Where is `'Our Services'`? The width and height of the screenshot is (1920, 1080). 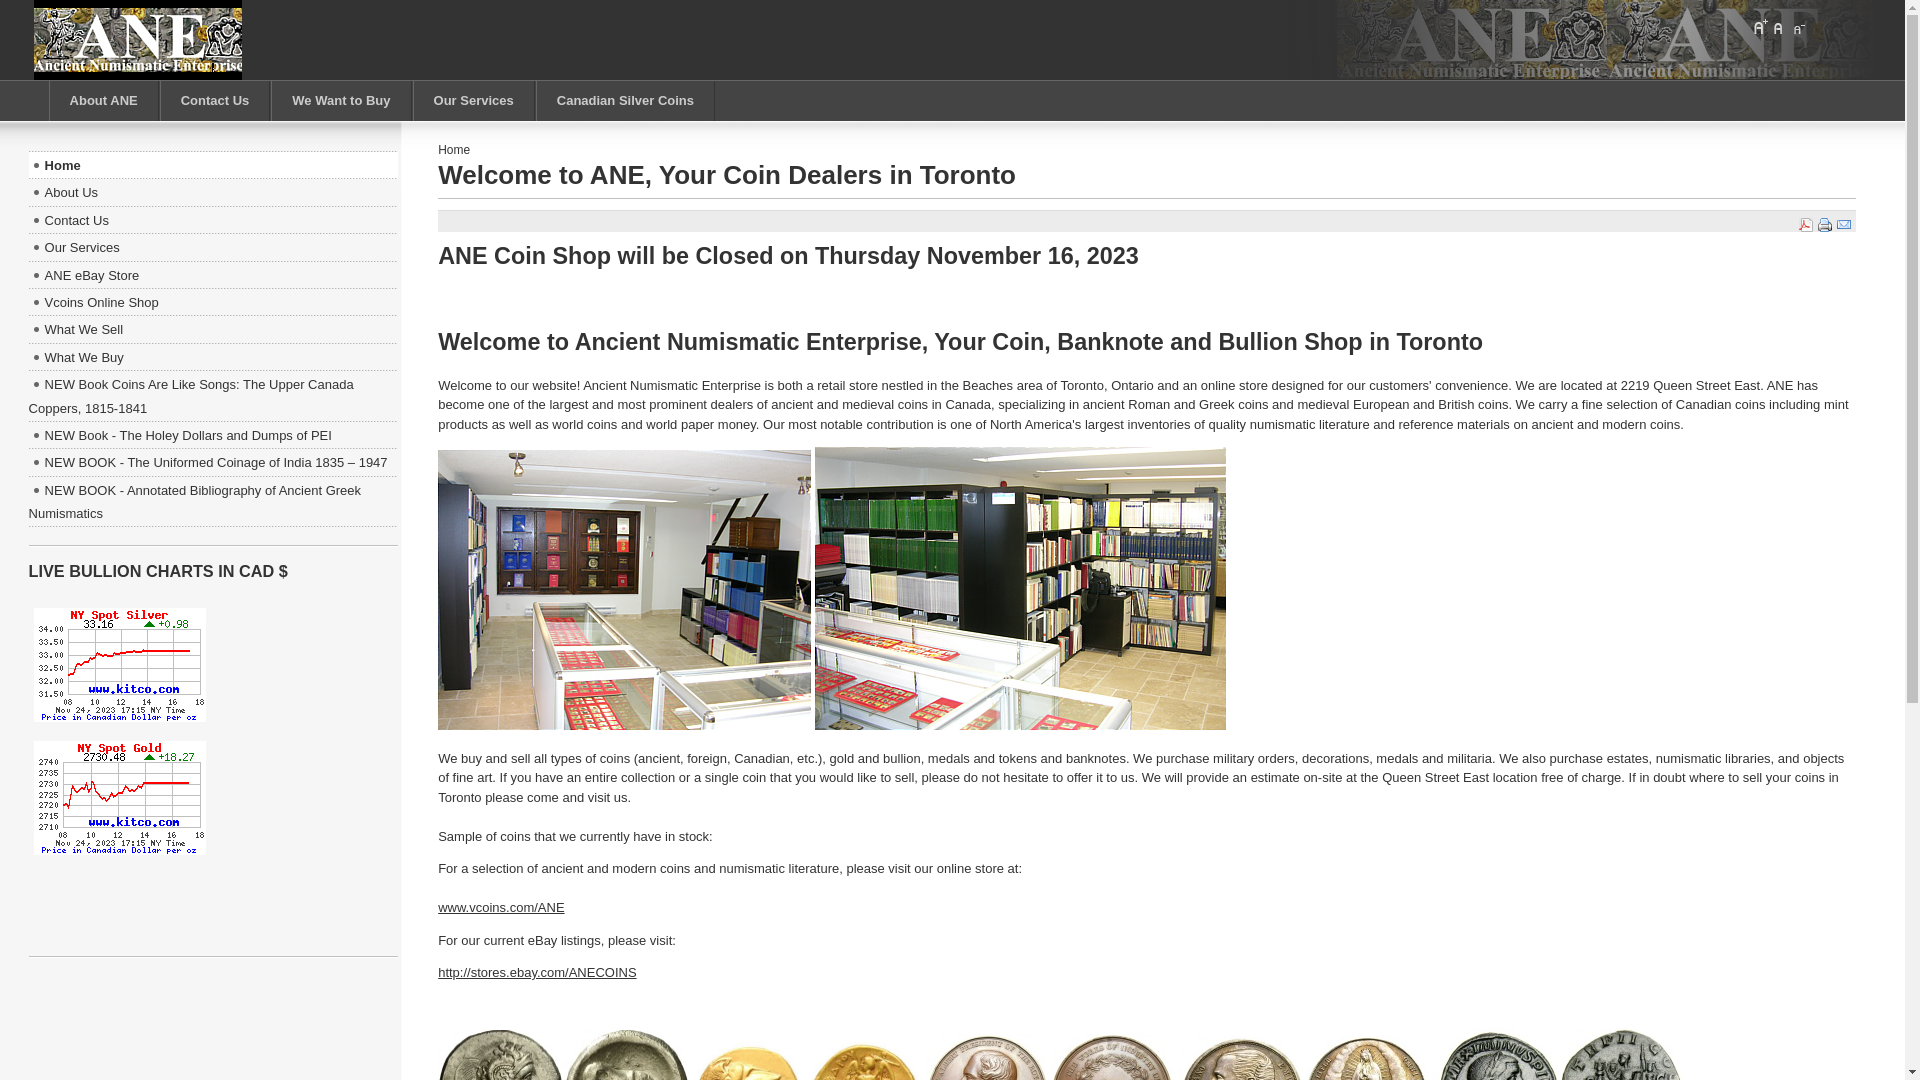
'Our Services' is located at coordinates (473, 100).